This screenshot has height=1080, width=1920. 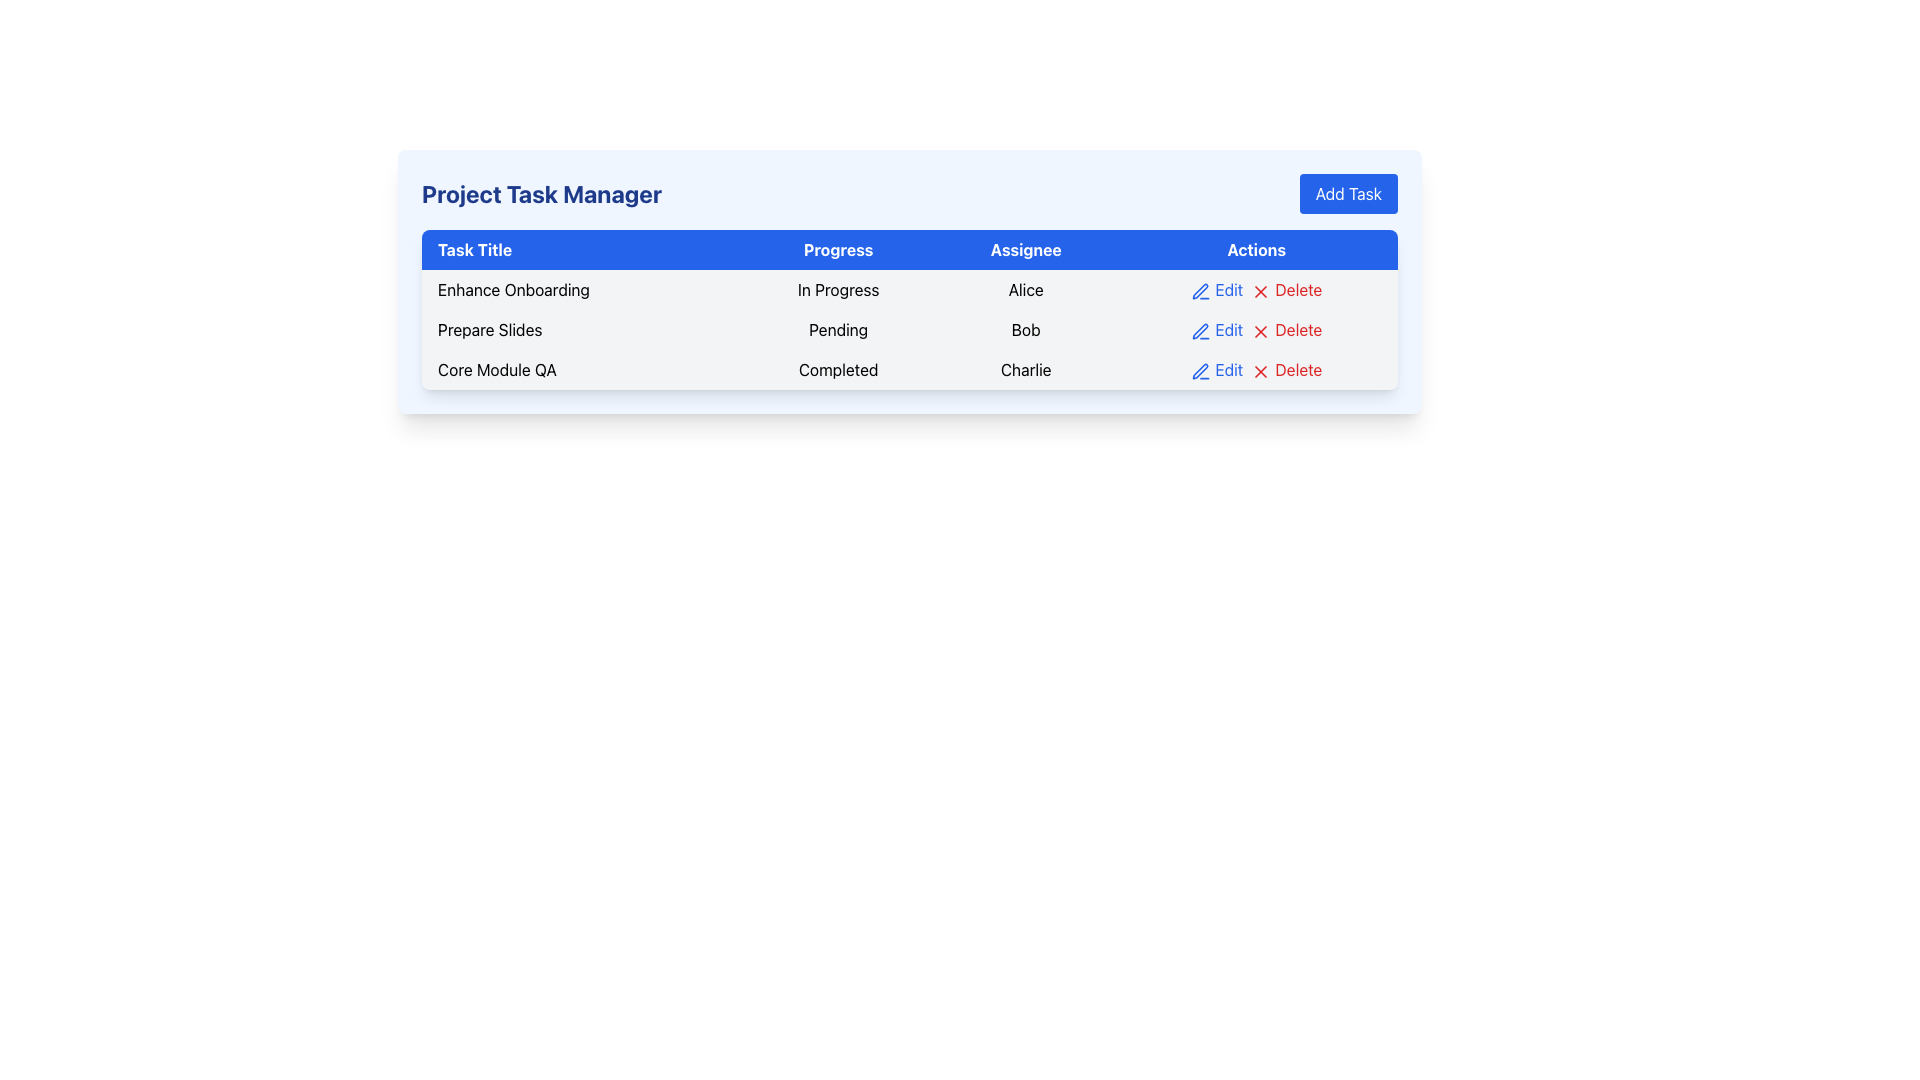 What do you see at coordinates (580, 289) in the screenshot?
I see `the text element labeled 'Enhance Onboarding', which is the first item under the 'Task Title' header, styled with black text on a light gray background` at bounding box center [580, 289].